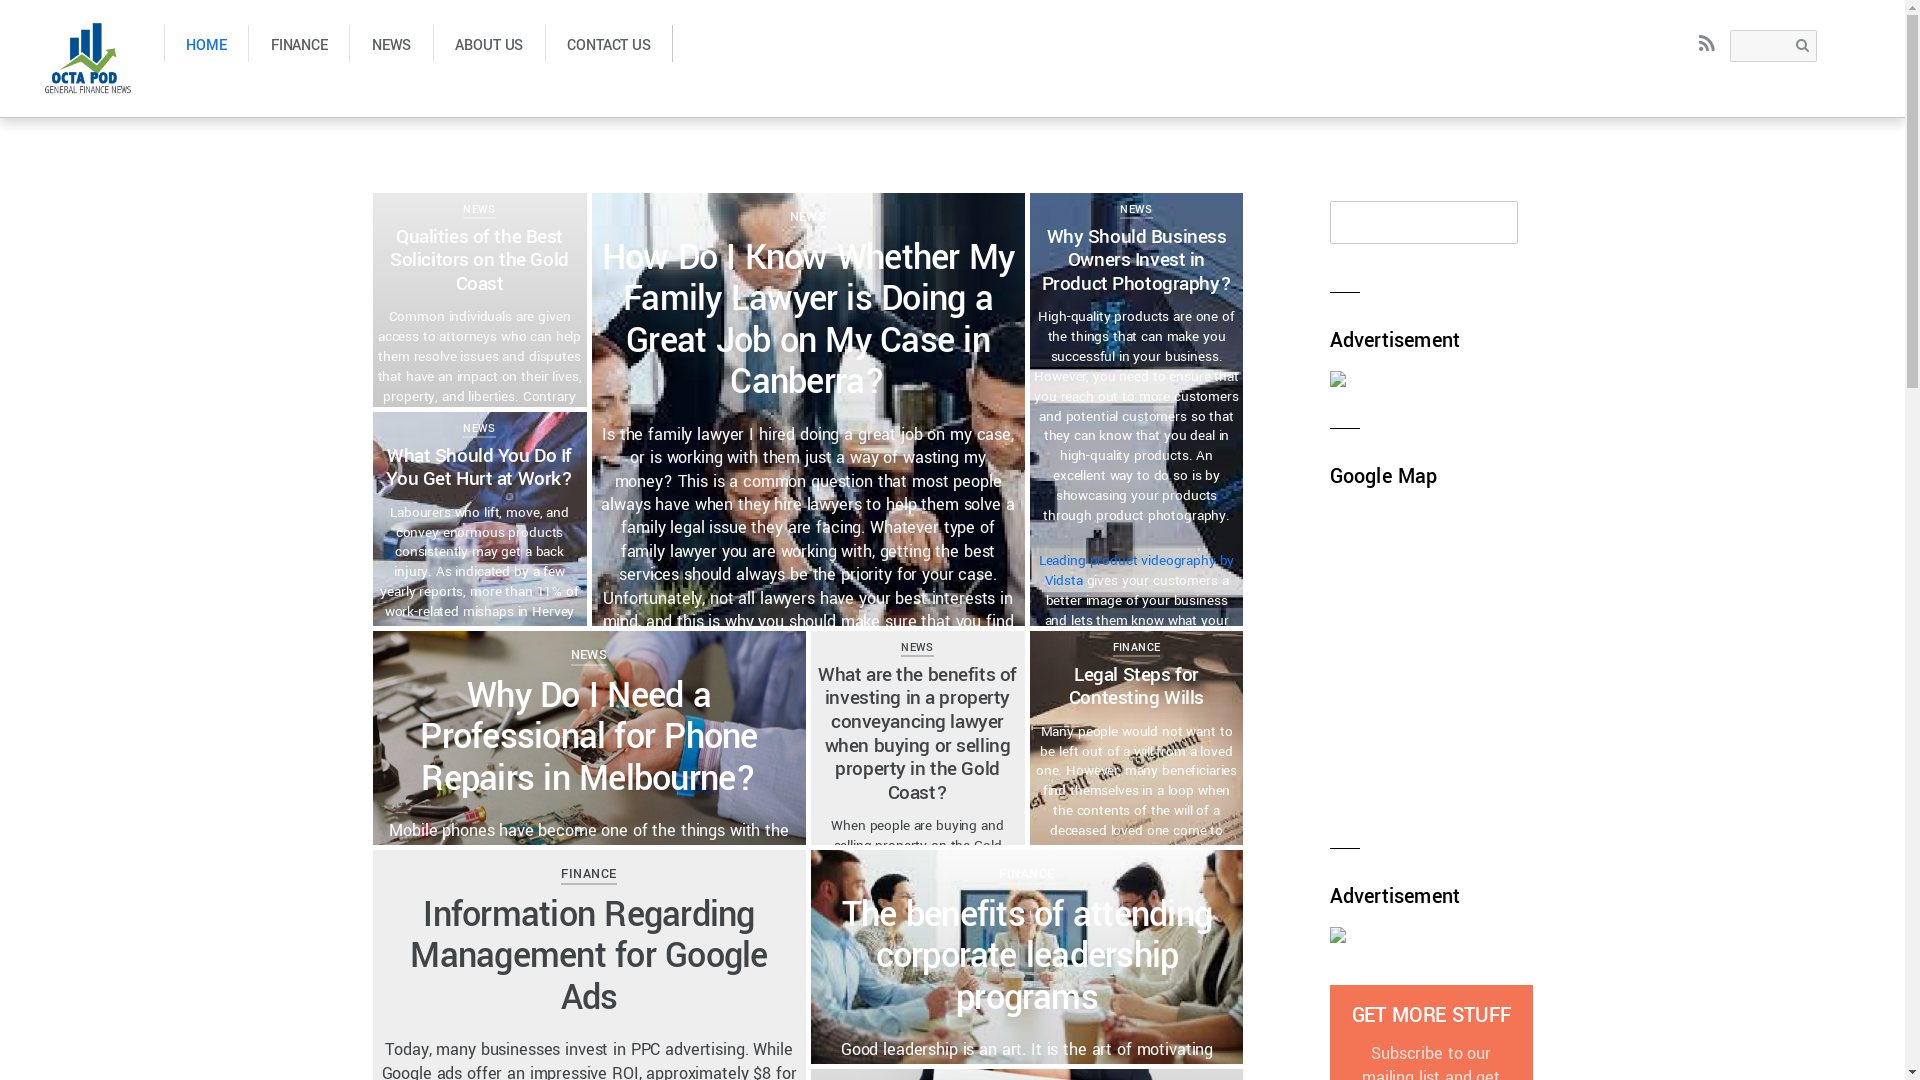 The width and height of the screenshot is (1920, 1080). I want to click on 'NEWS', so click(390, 42).